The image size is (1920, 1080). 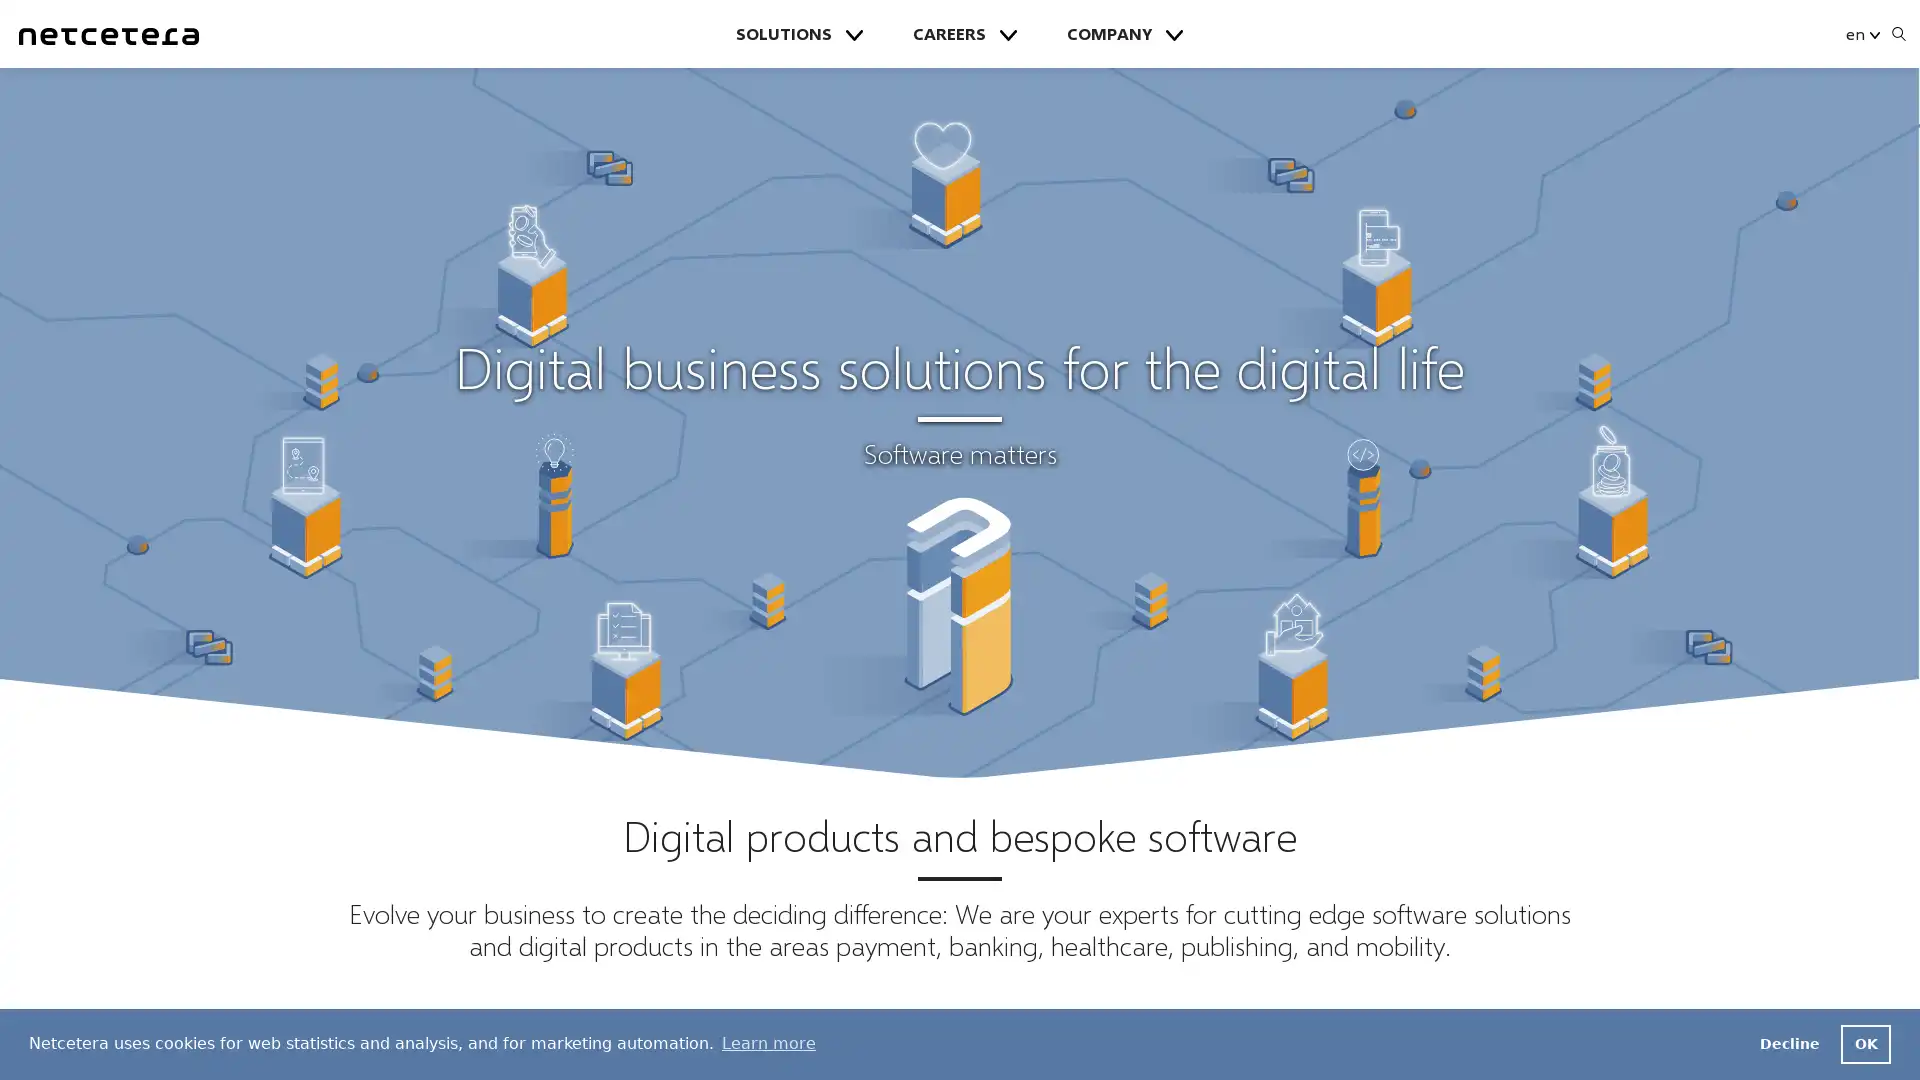 I want to click on allow cookies, so click(x=1865, y=1043).